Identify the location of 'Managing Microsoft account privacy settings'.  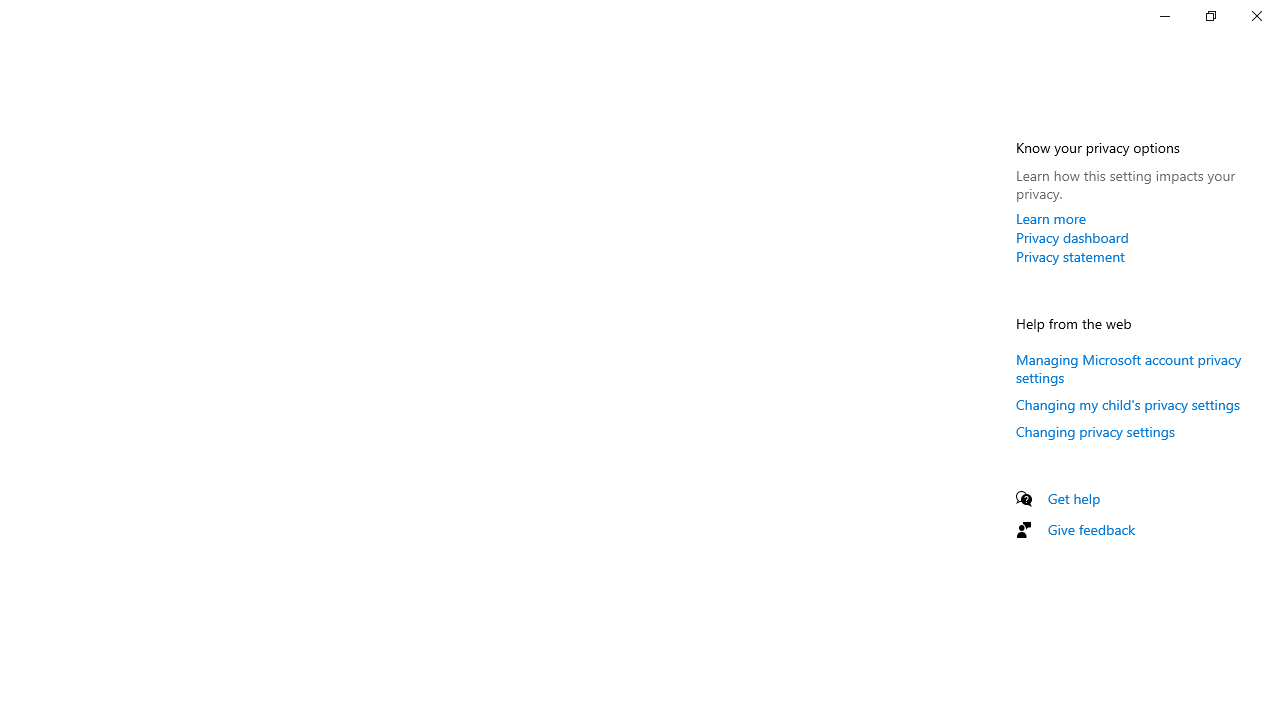
(1128, 368).